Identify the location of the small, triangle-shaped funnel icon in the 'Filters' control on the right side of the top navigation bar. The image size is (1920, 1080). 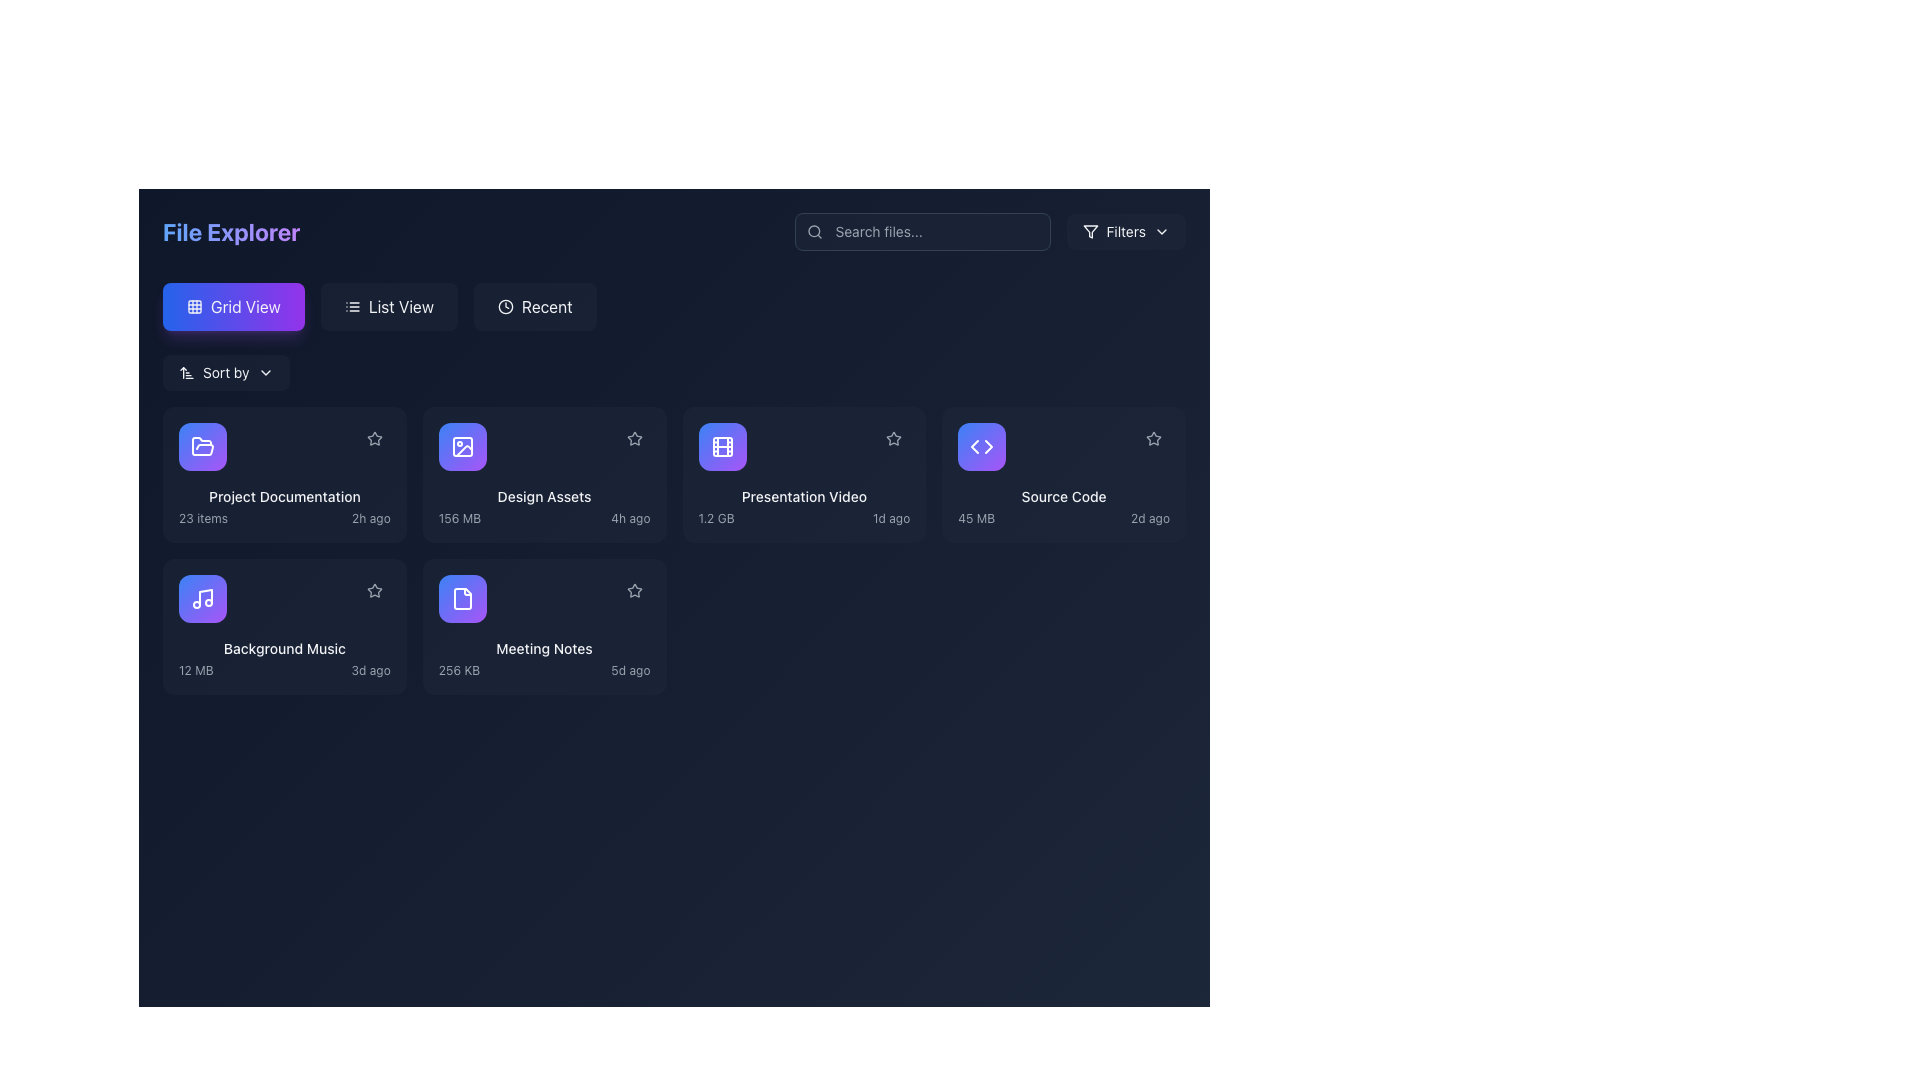
(1089, 230).